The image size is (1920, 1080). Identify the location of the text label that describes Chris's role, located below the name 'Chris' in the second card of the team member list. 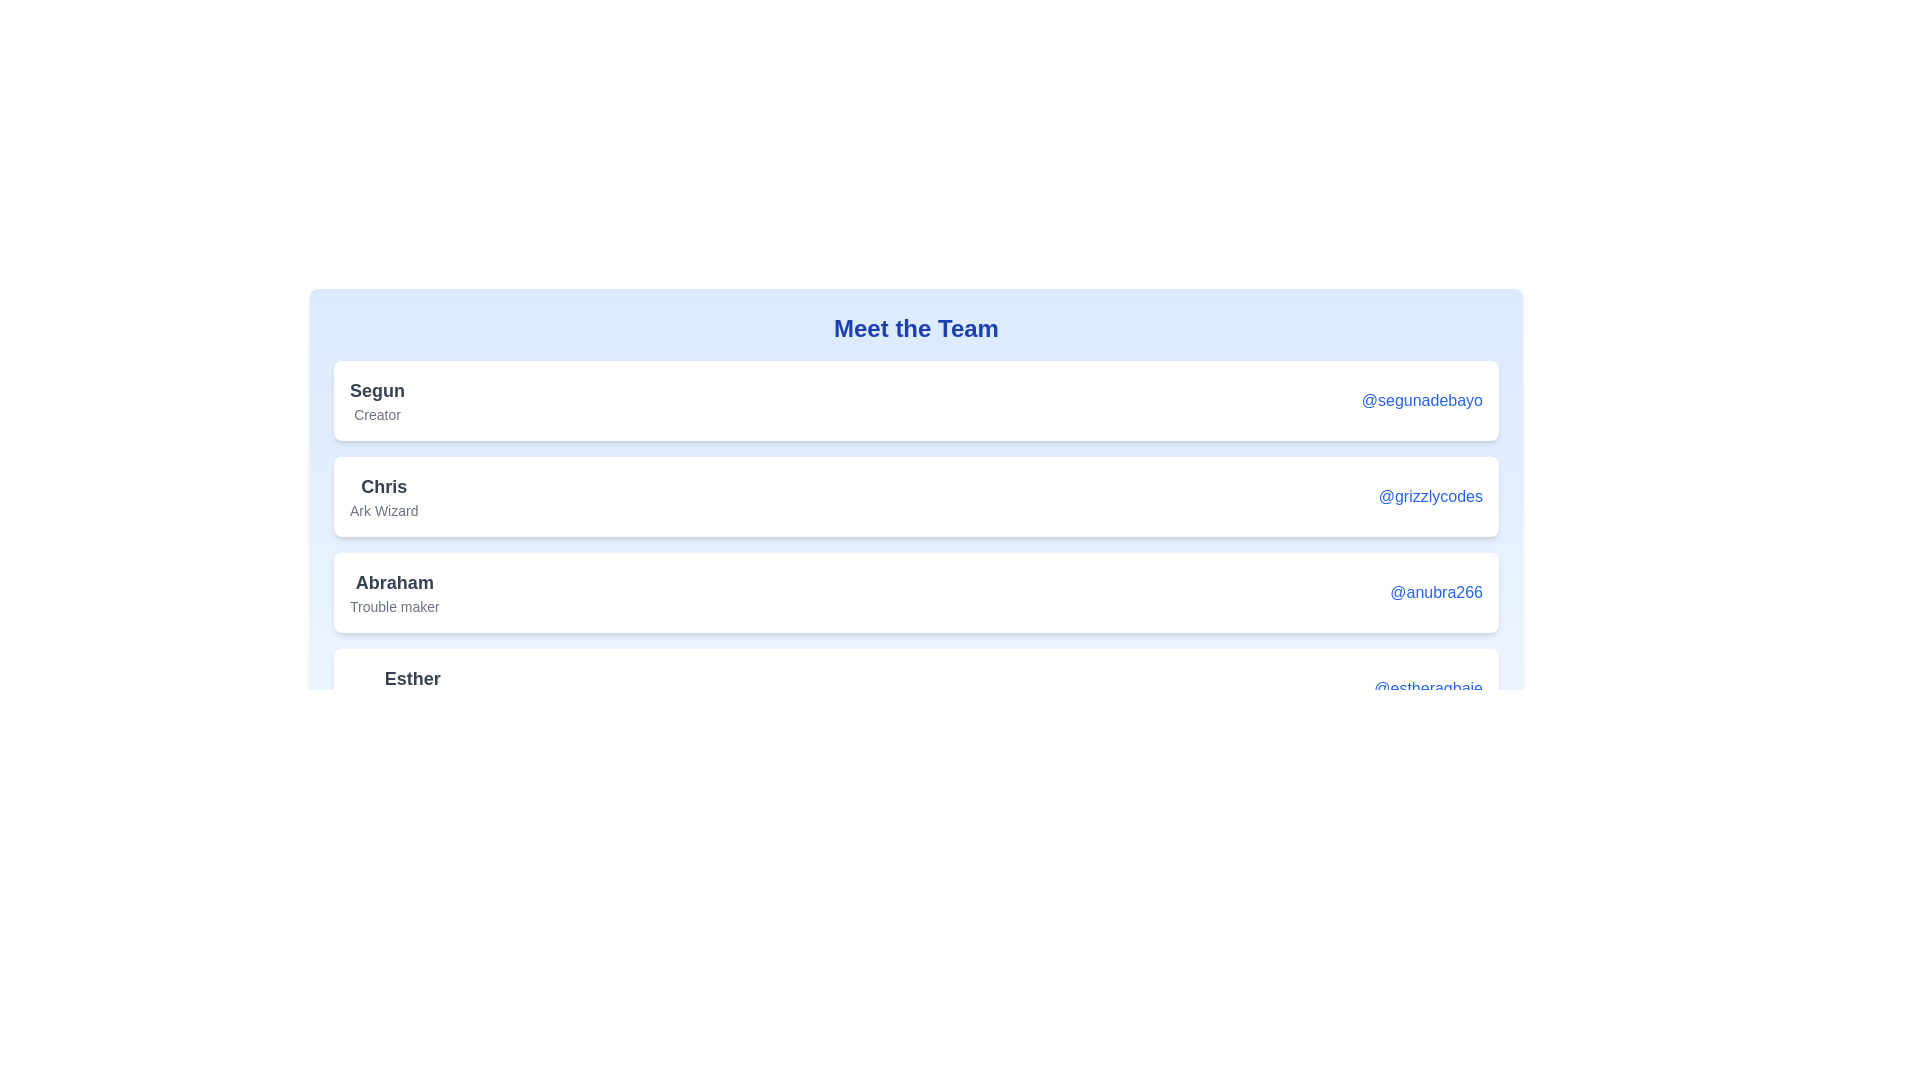
(384, 509).